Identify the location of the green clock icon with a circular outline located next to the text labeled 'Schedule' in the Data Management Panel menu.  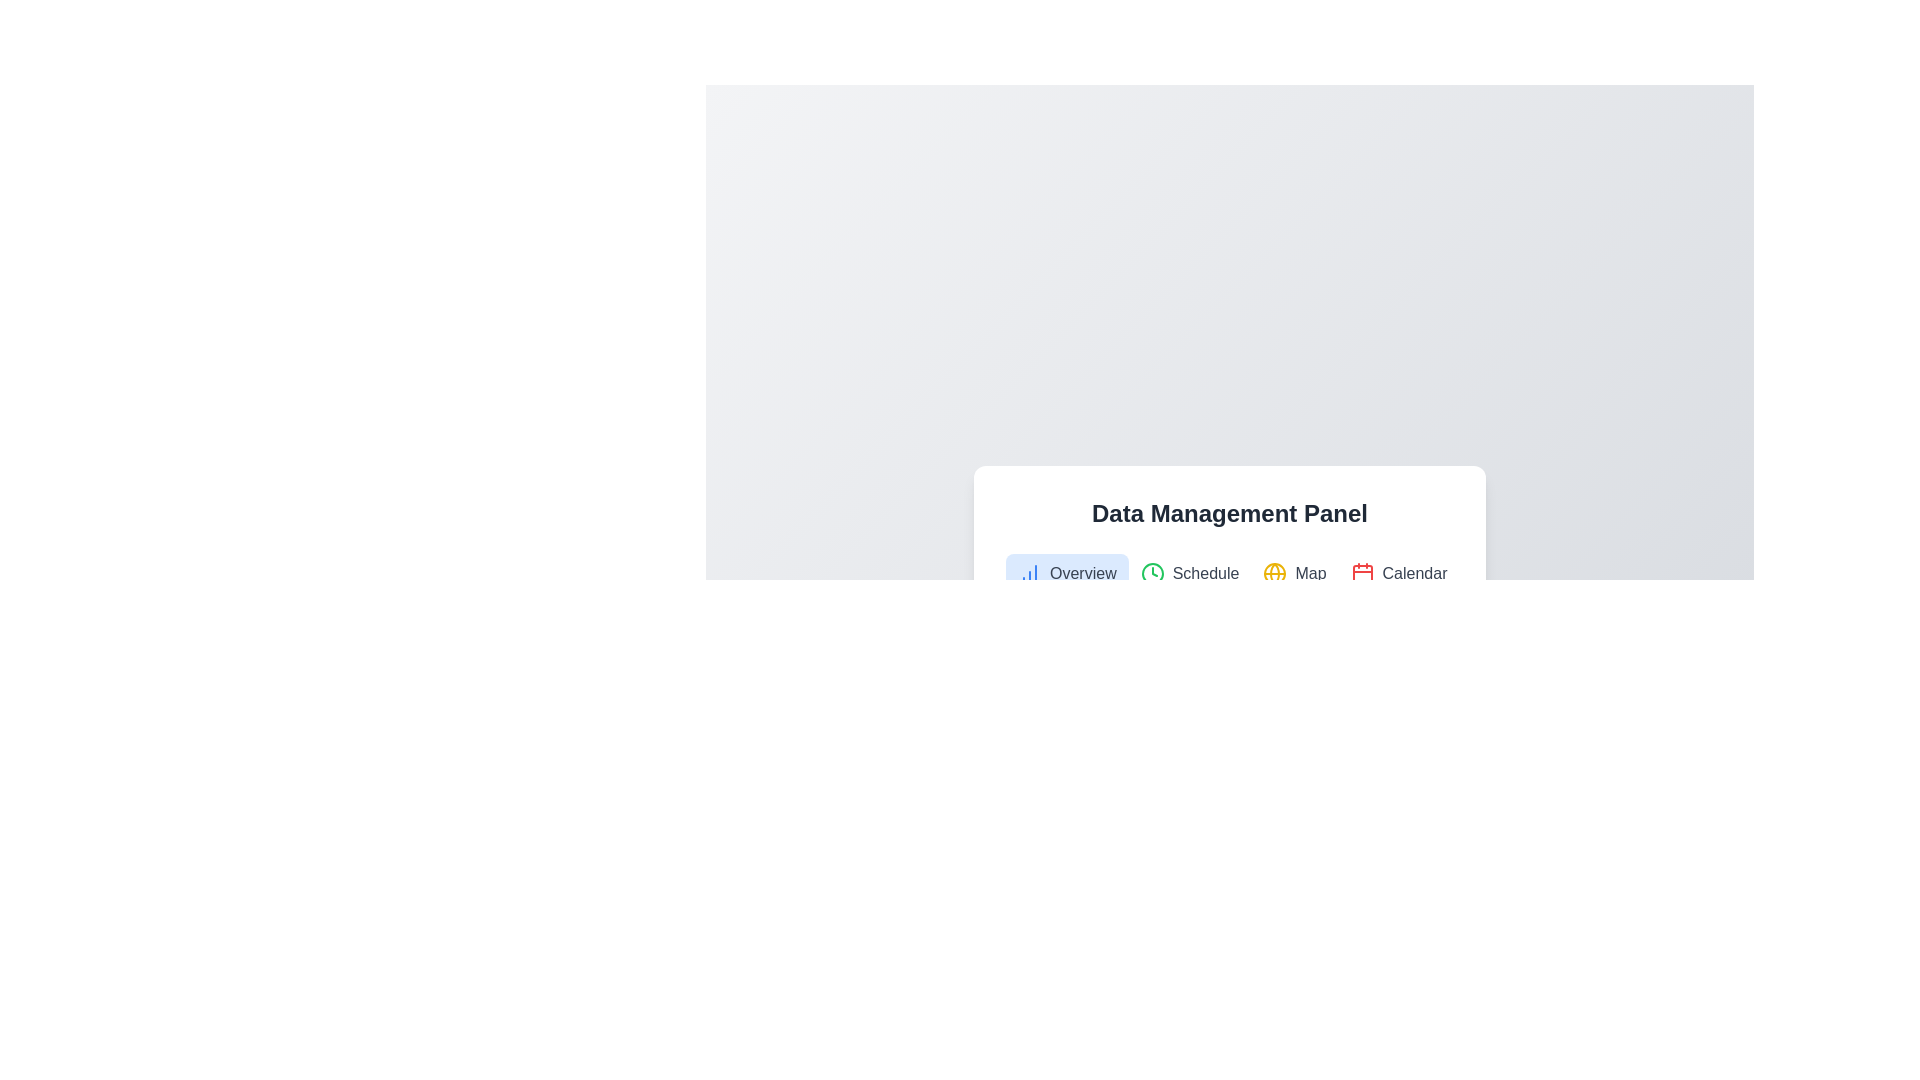
(1152, 574).